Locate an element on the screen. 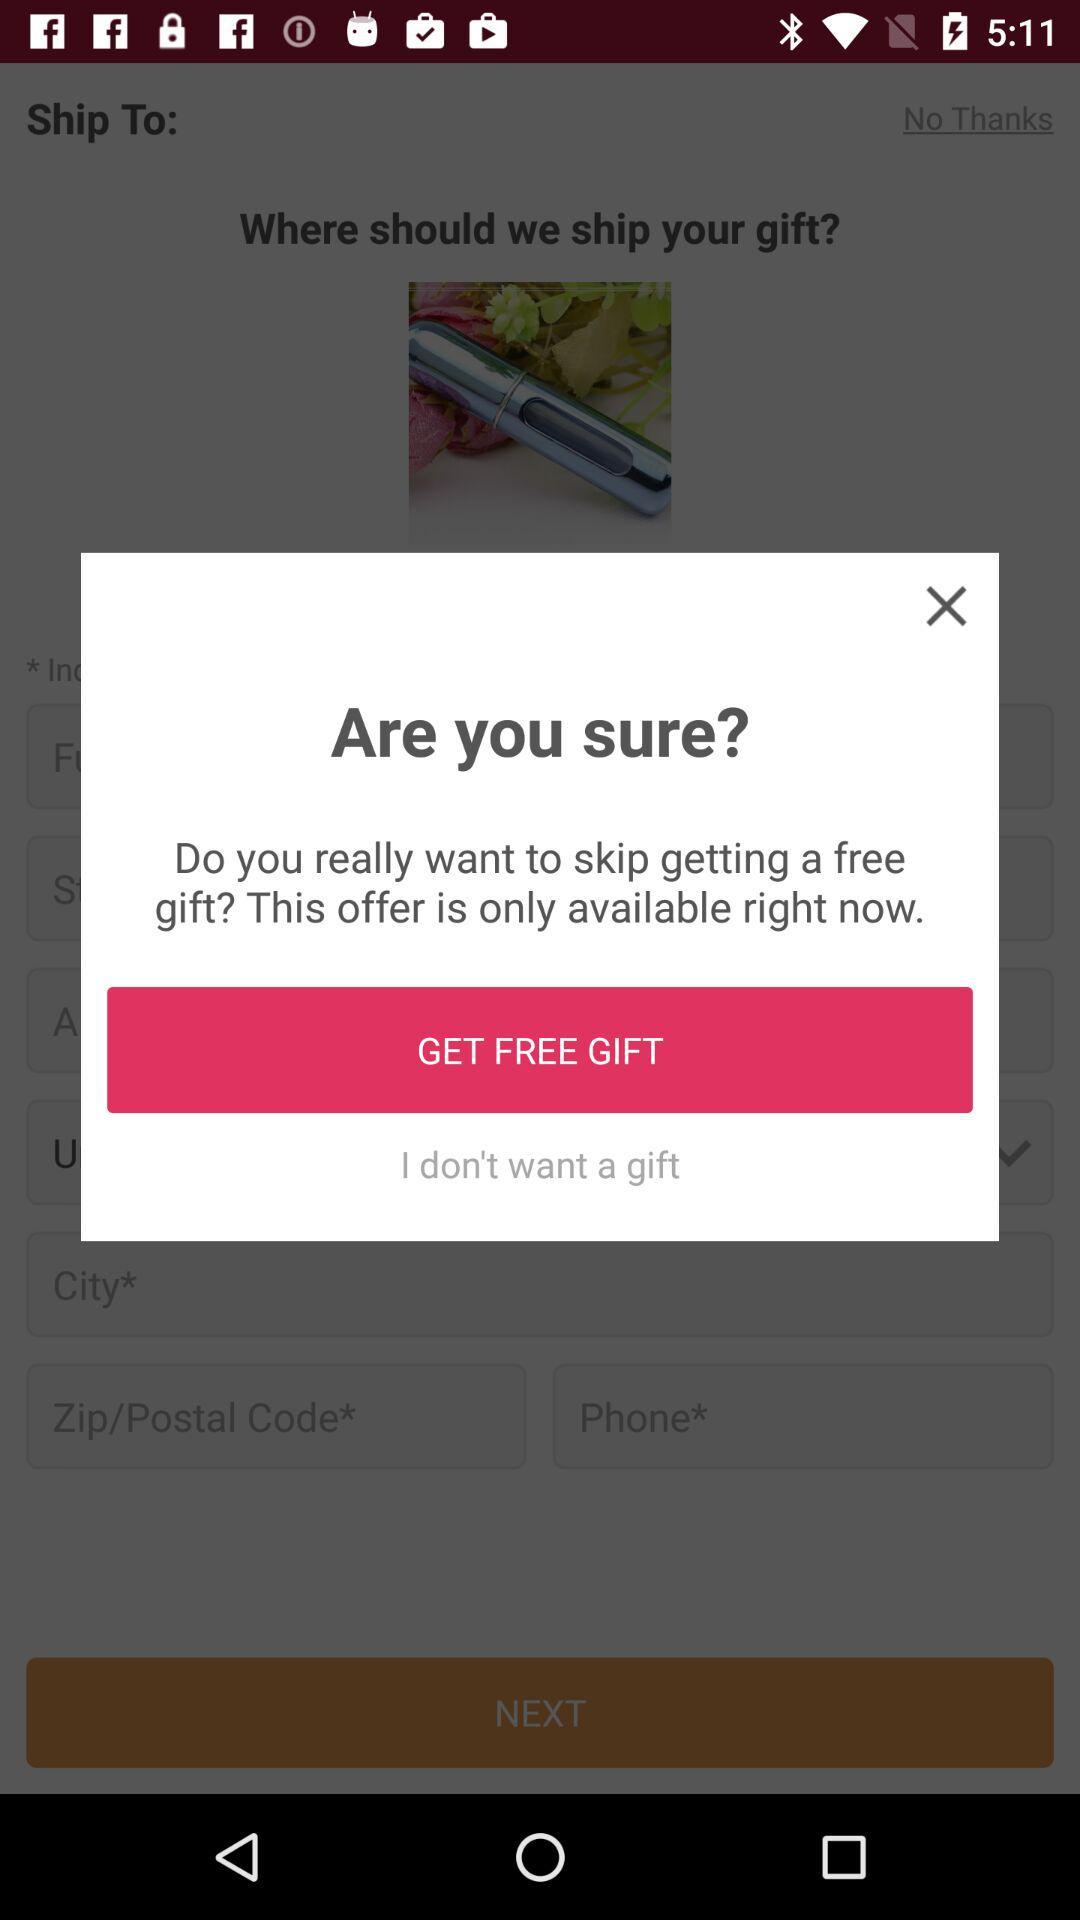 This screenshot has height=1920, width=1080. i don t is located at coordinates (540, 1163).